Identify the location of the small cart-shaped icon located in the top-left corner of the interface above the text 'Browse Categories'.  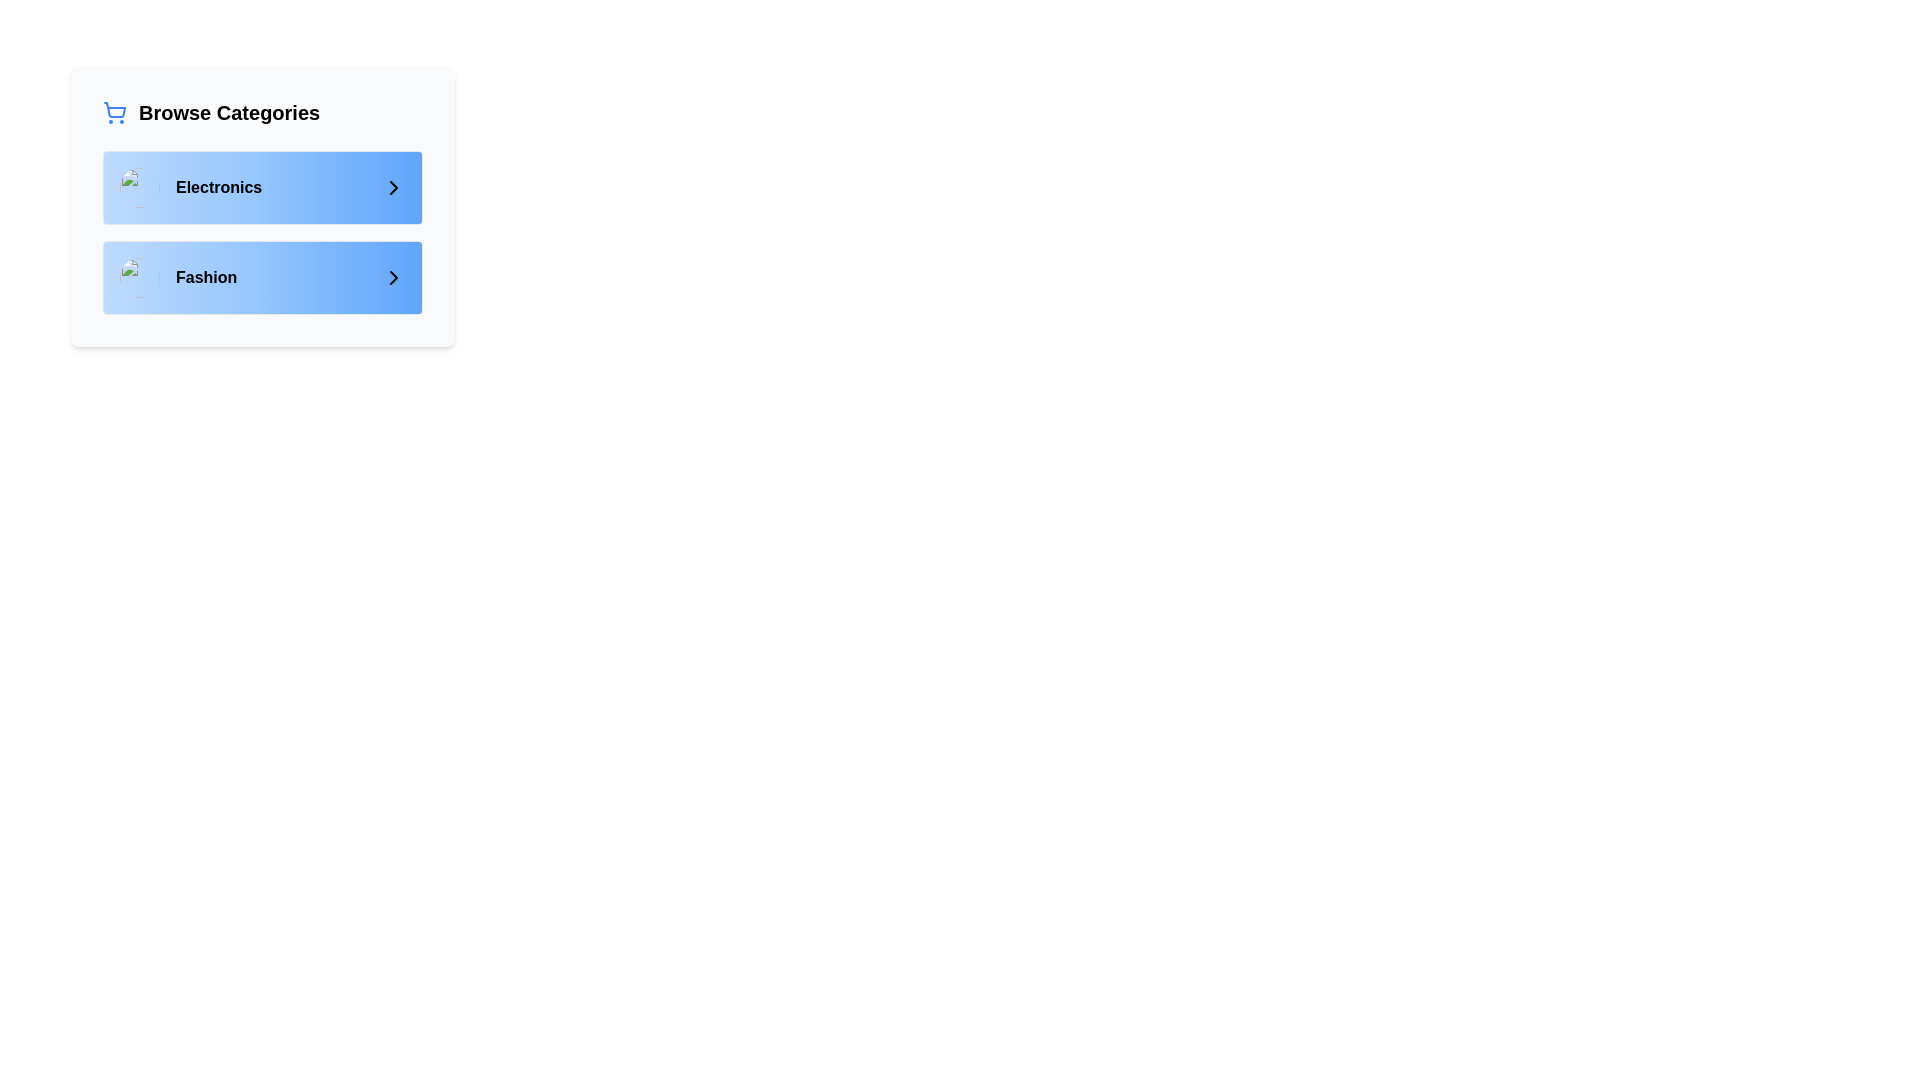
(114, 110).